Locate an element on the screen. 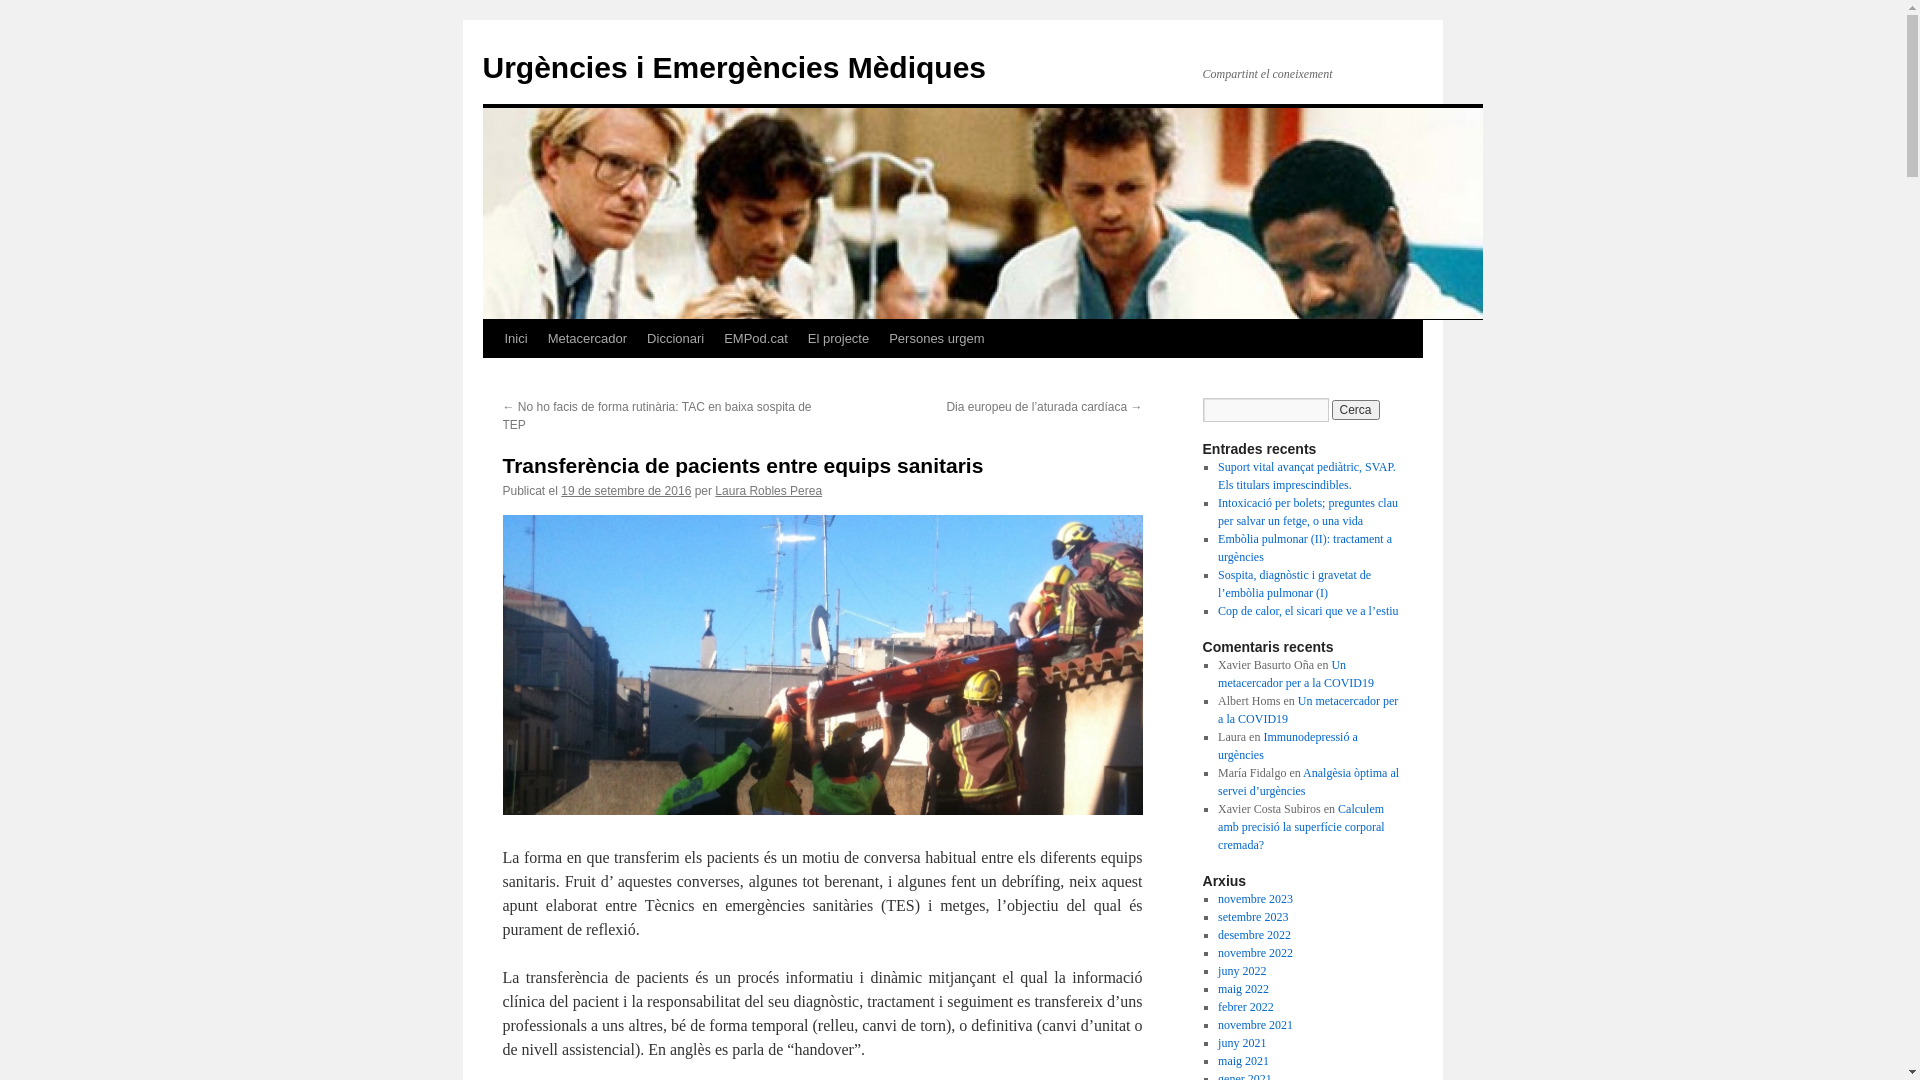 The height and width of the screenshot is (1080, 1920). 'Un metacercador per a la COVID19' is located at coordinates (1296, 674).